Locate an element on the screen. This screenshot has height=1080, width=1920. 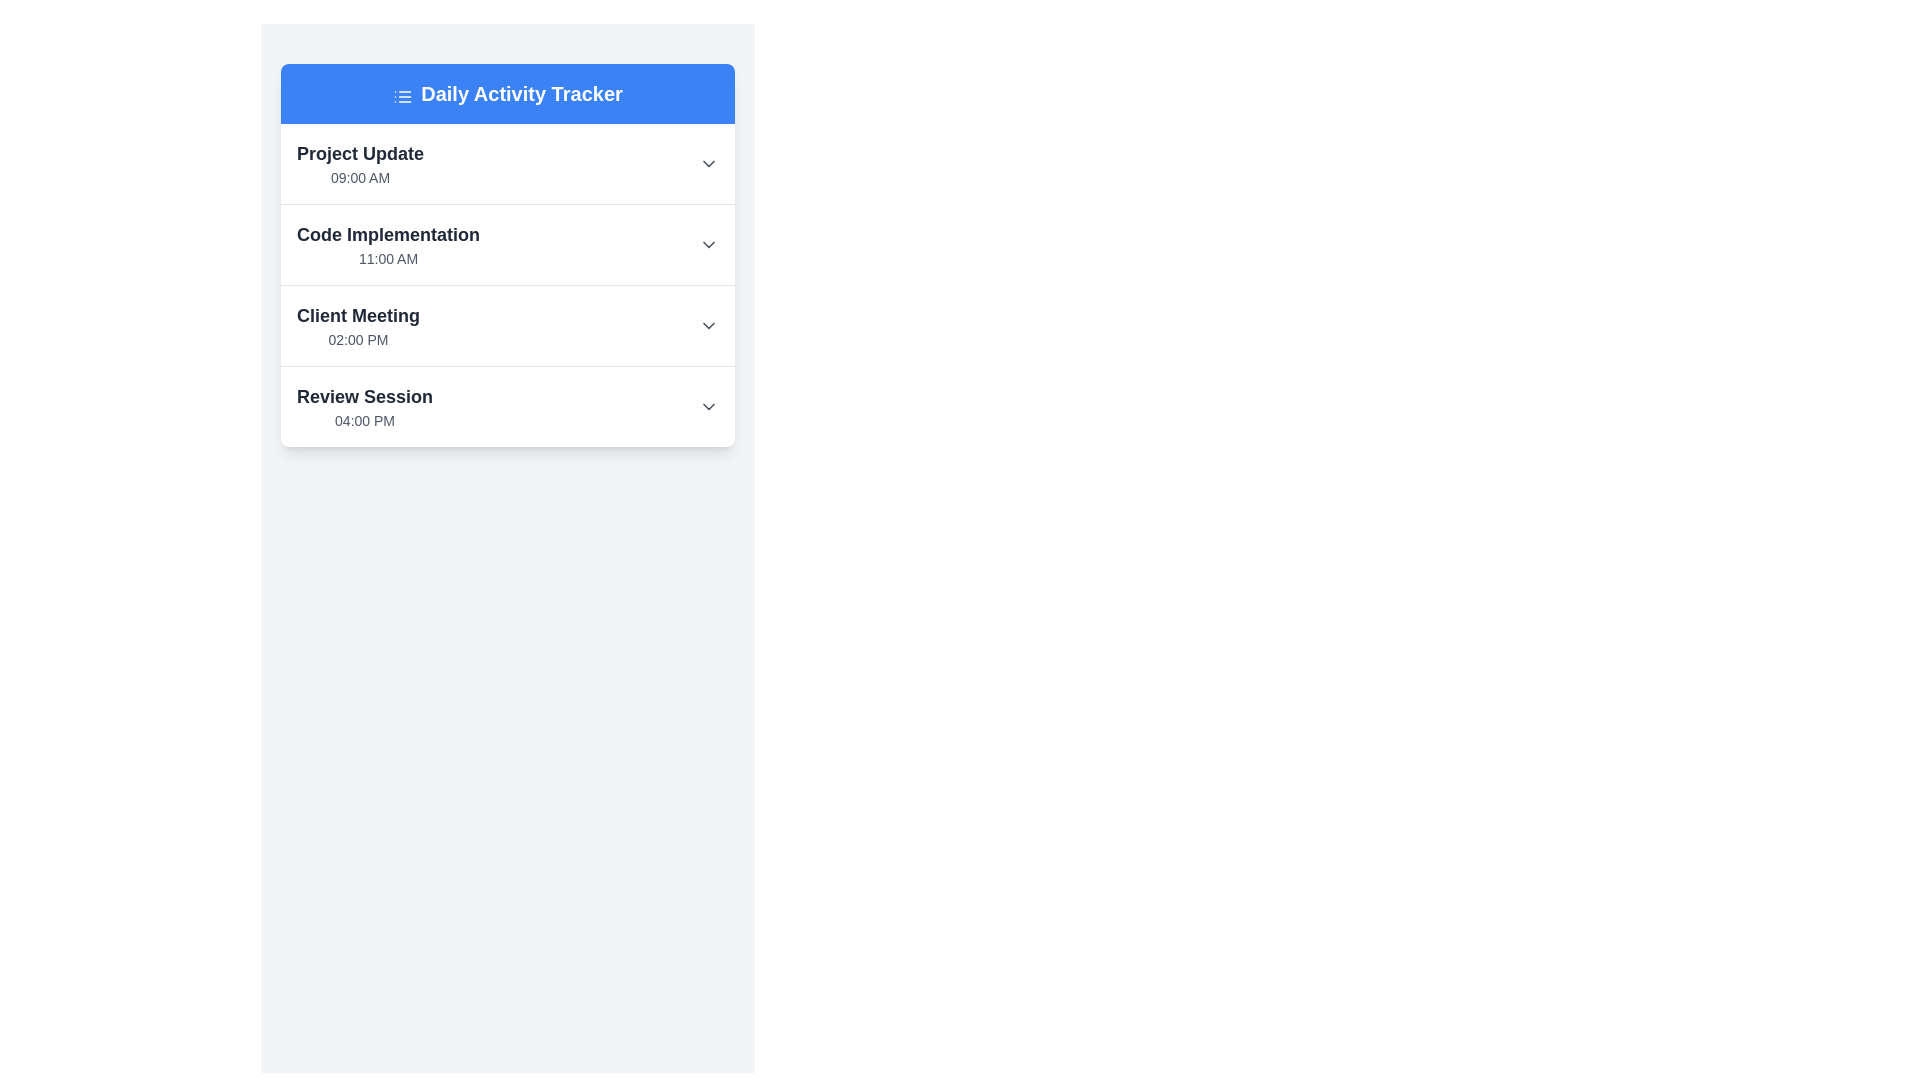
the Header that serves as the title for the daily activity tracker, indicating the content of the display below it is located at coordinates (508, 93).